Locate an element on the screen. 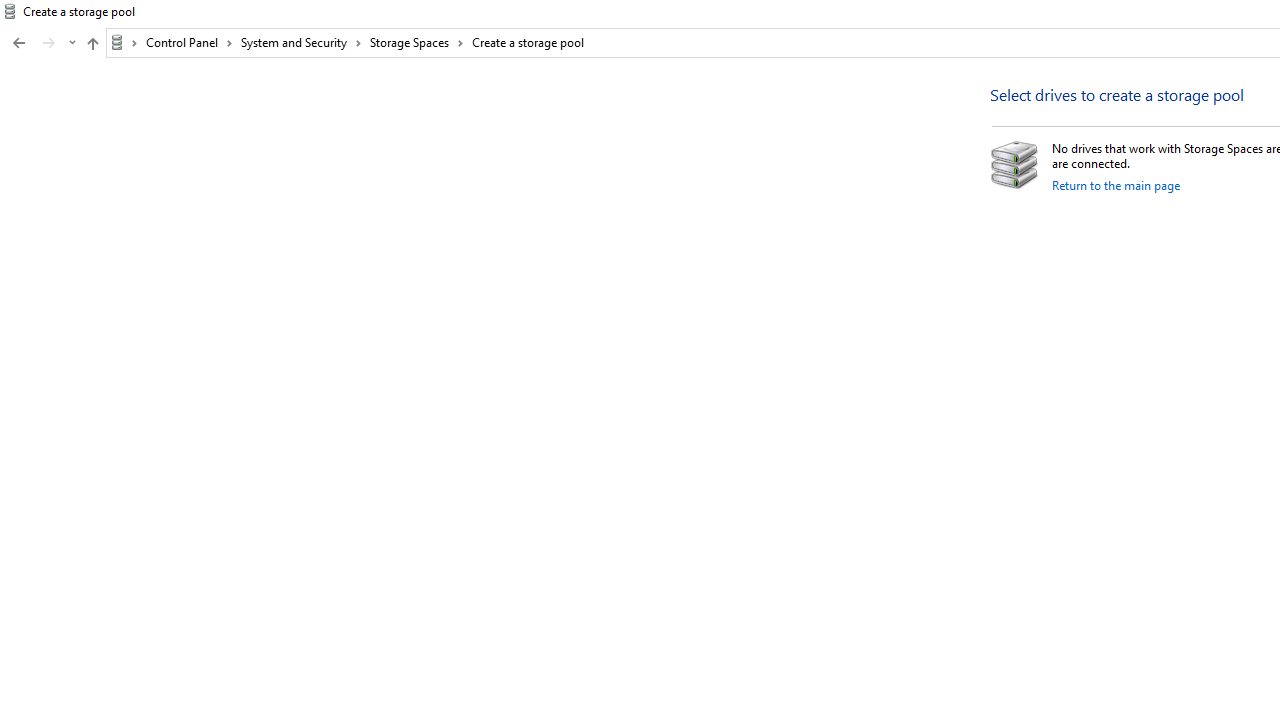  'Storage Spaces' is located at coordinates (416, 42).